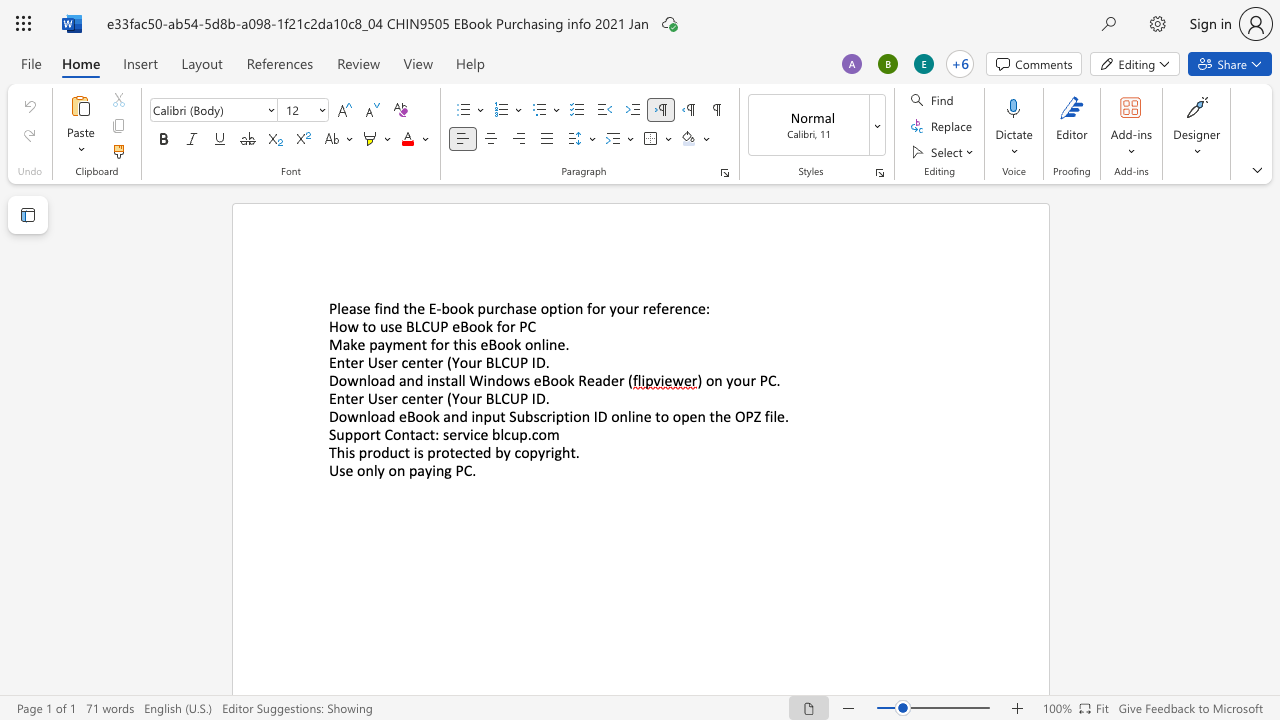 This screenshot has width=1280, height=720. Describe the element at coordinates (508, 380) in the screenshot. I see `the 3th character "o" in the text` at that location.